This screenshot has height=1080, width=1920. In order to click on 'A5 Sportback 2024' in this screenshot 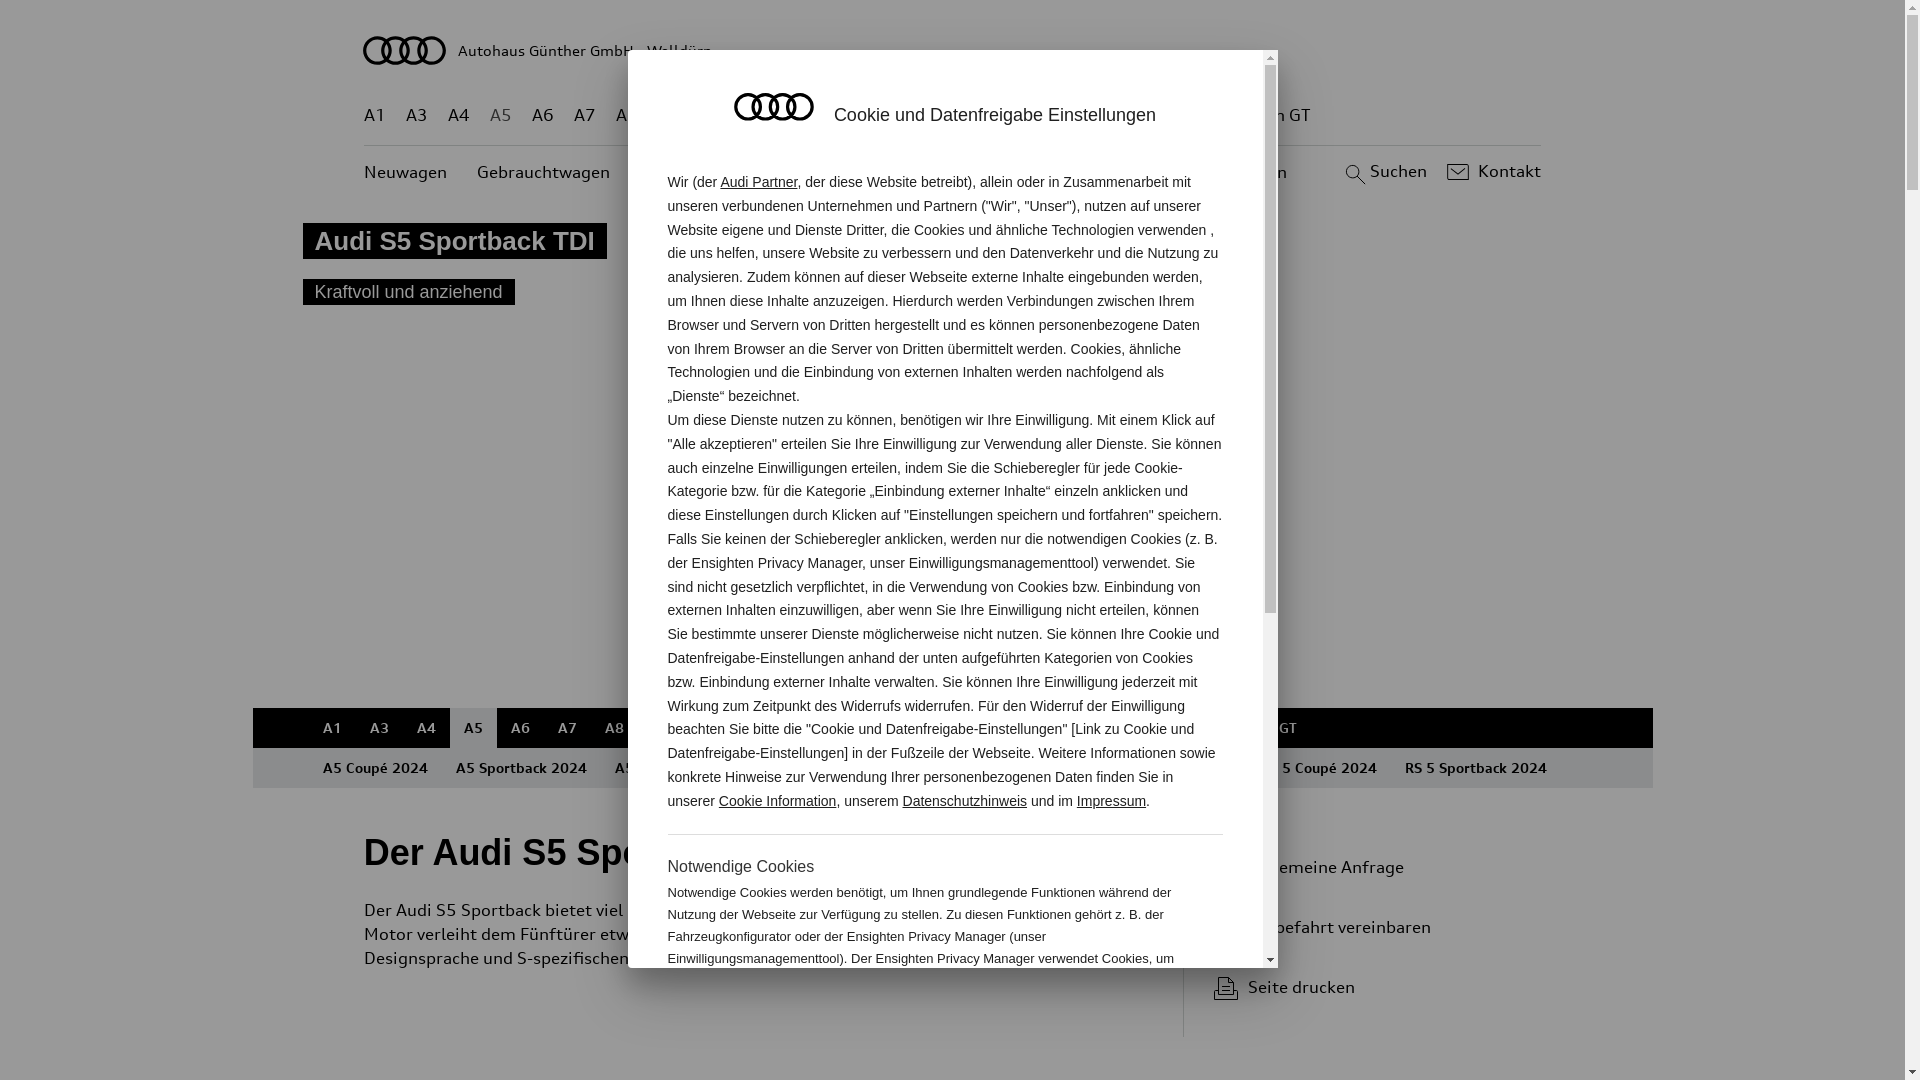, I will do `click(521, 766)`.